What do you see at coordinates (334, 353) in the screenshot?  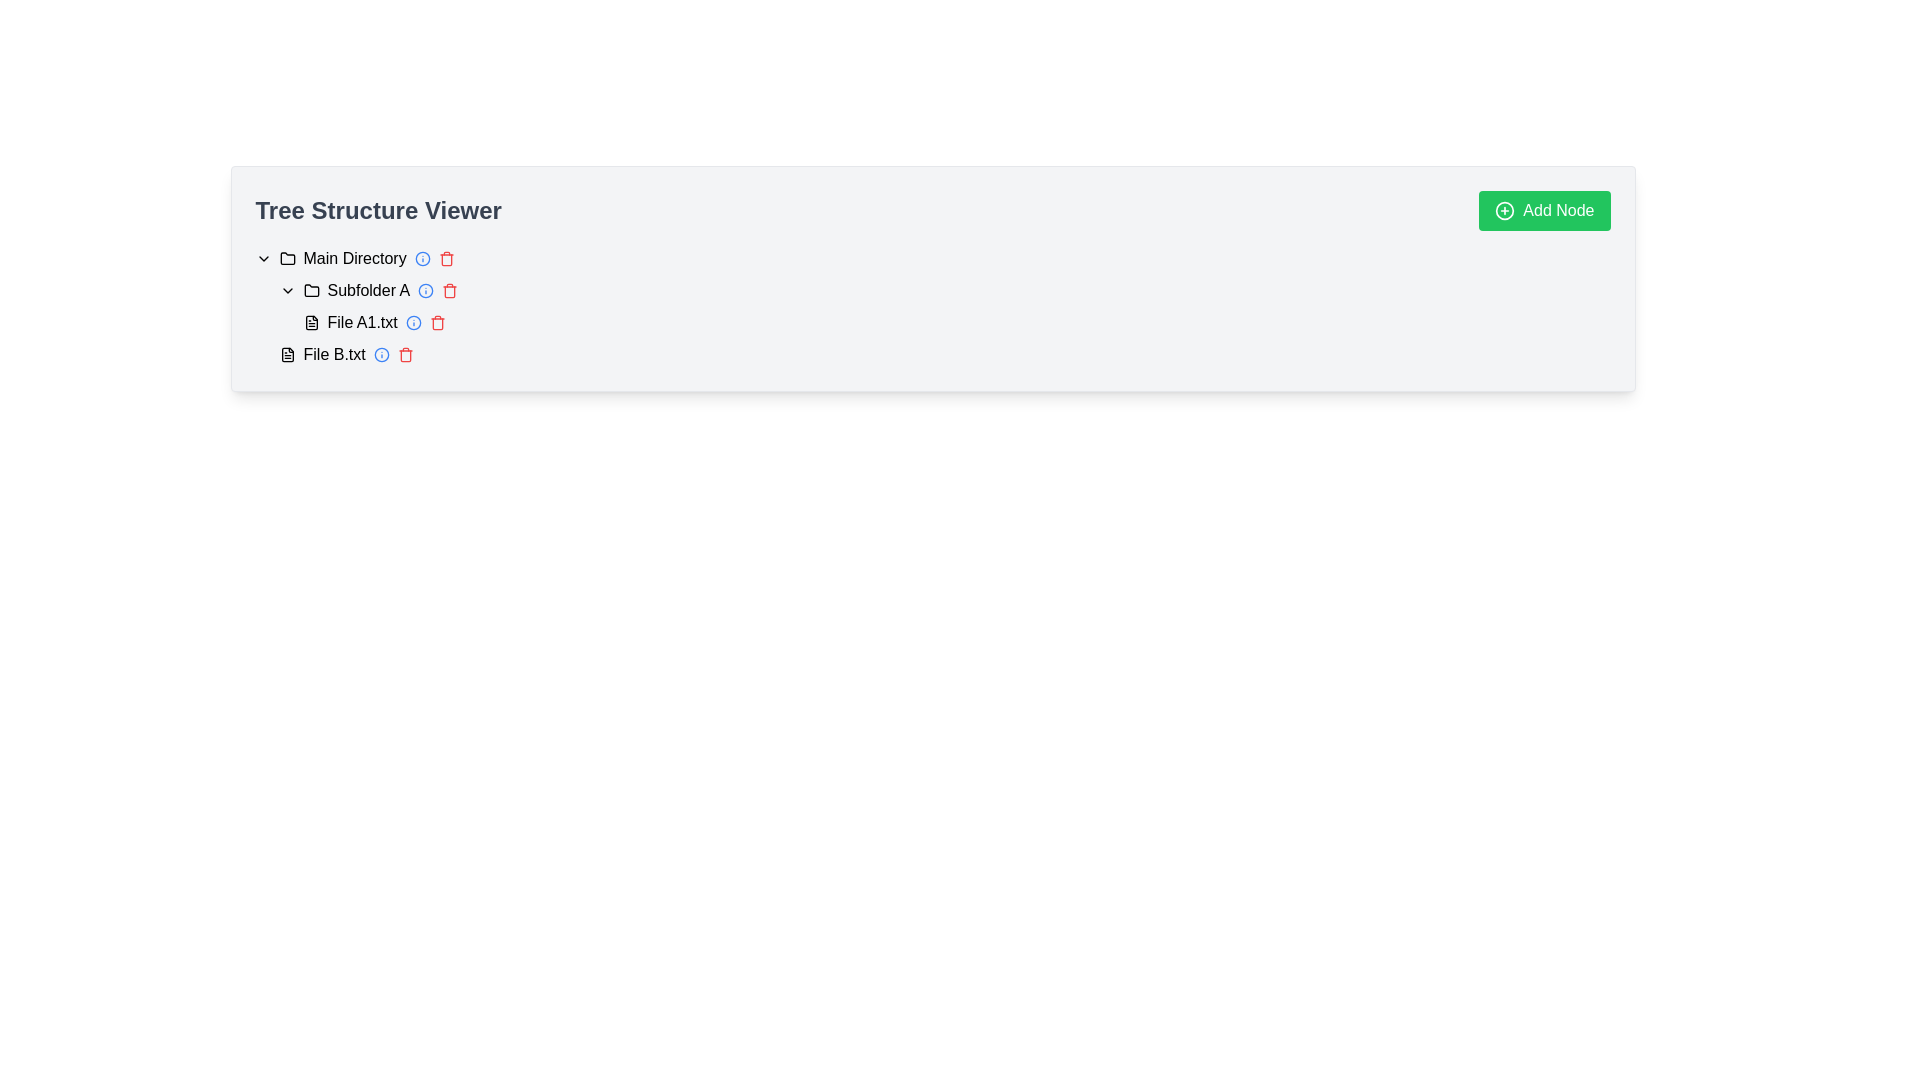 I see `the 'File B.txt' text label` at bounding box center [334, 353].